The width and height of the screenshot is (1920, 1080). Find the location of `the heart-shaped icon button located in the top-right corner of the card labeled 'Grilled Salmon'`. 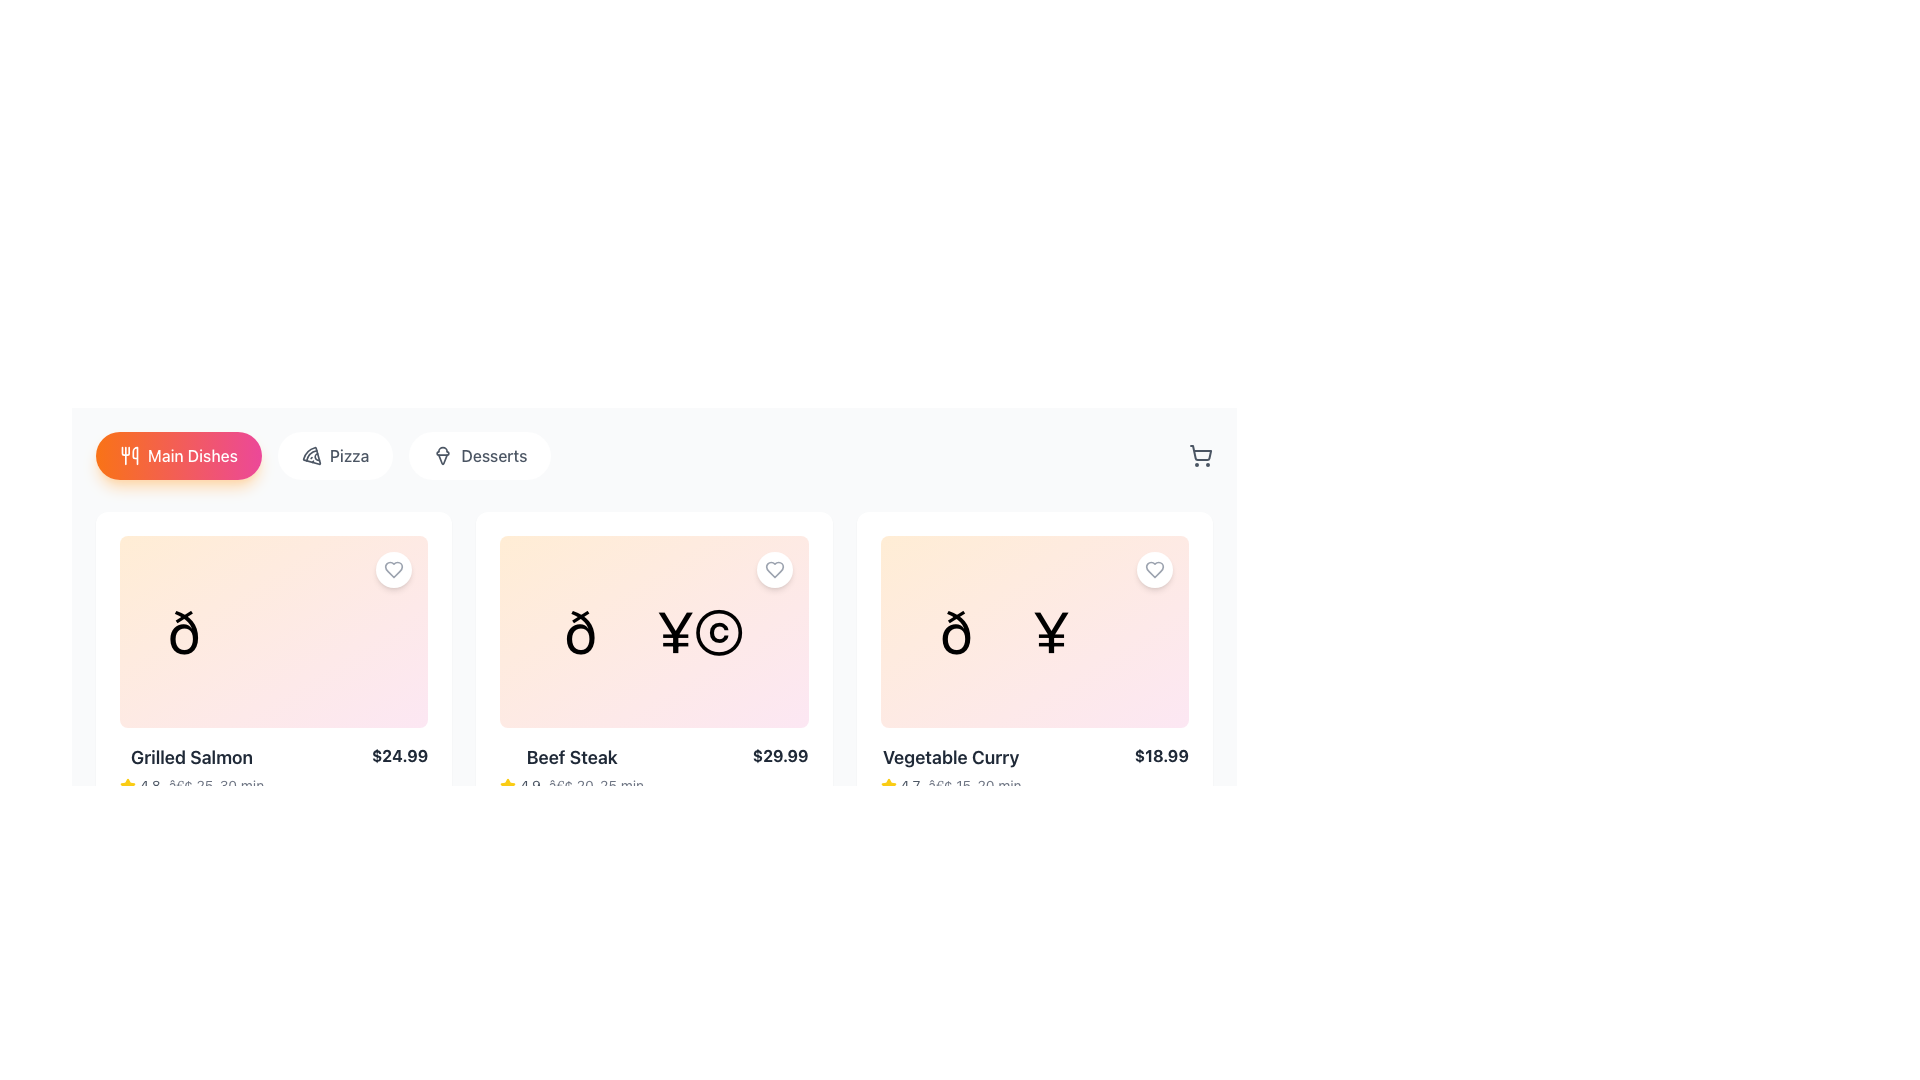

the heart-shaped icon button located in the top-right corner of the card labeled 'Grilled Salmon' is located at coordinates (394, 570).